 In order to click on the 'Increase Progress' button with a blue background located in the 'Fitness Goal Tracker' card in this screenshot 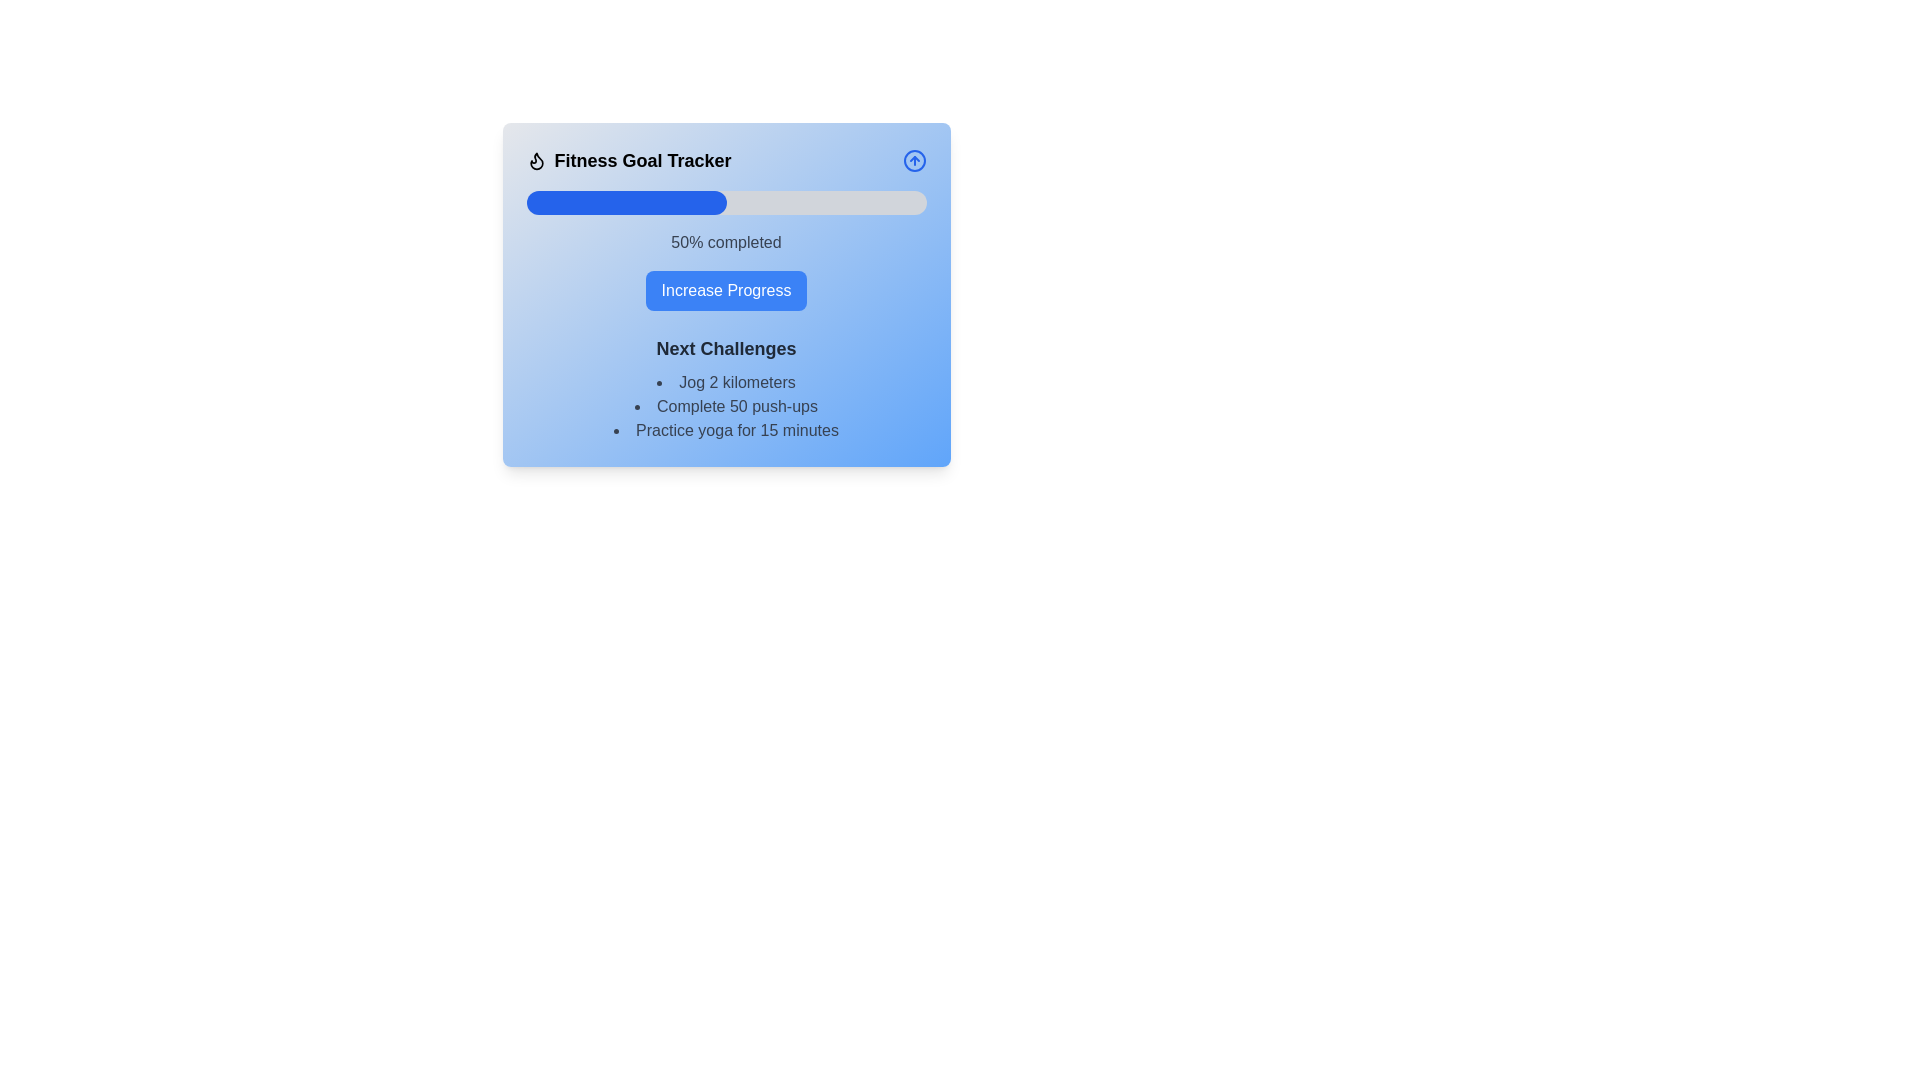, I will do `click(725, 290)`.